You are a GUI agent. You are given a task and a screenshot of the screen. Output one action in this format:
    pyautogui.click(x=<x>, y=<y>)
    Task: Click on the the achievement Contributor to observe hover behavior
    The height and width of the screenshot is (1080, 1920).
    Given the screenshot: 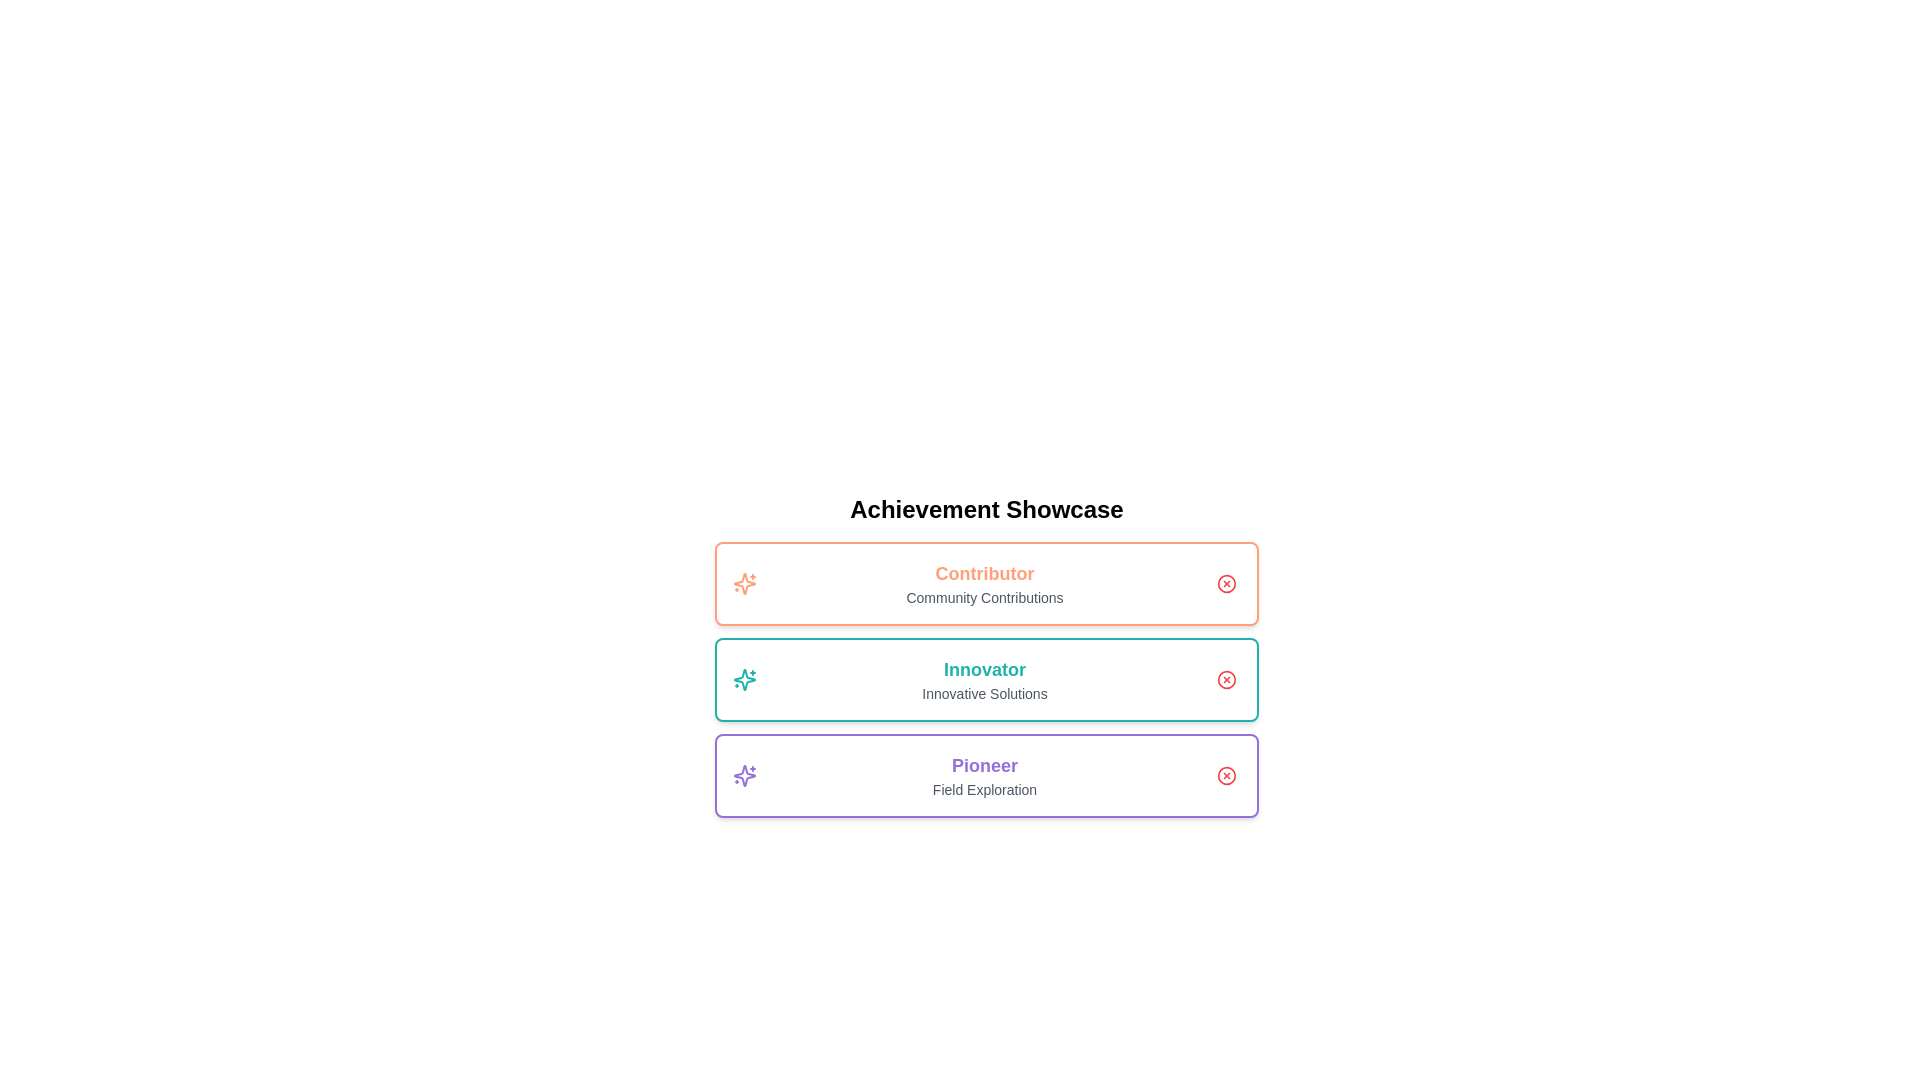 What is the action you would take?
    pyautogui.click(x=987, y=583)
    